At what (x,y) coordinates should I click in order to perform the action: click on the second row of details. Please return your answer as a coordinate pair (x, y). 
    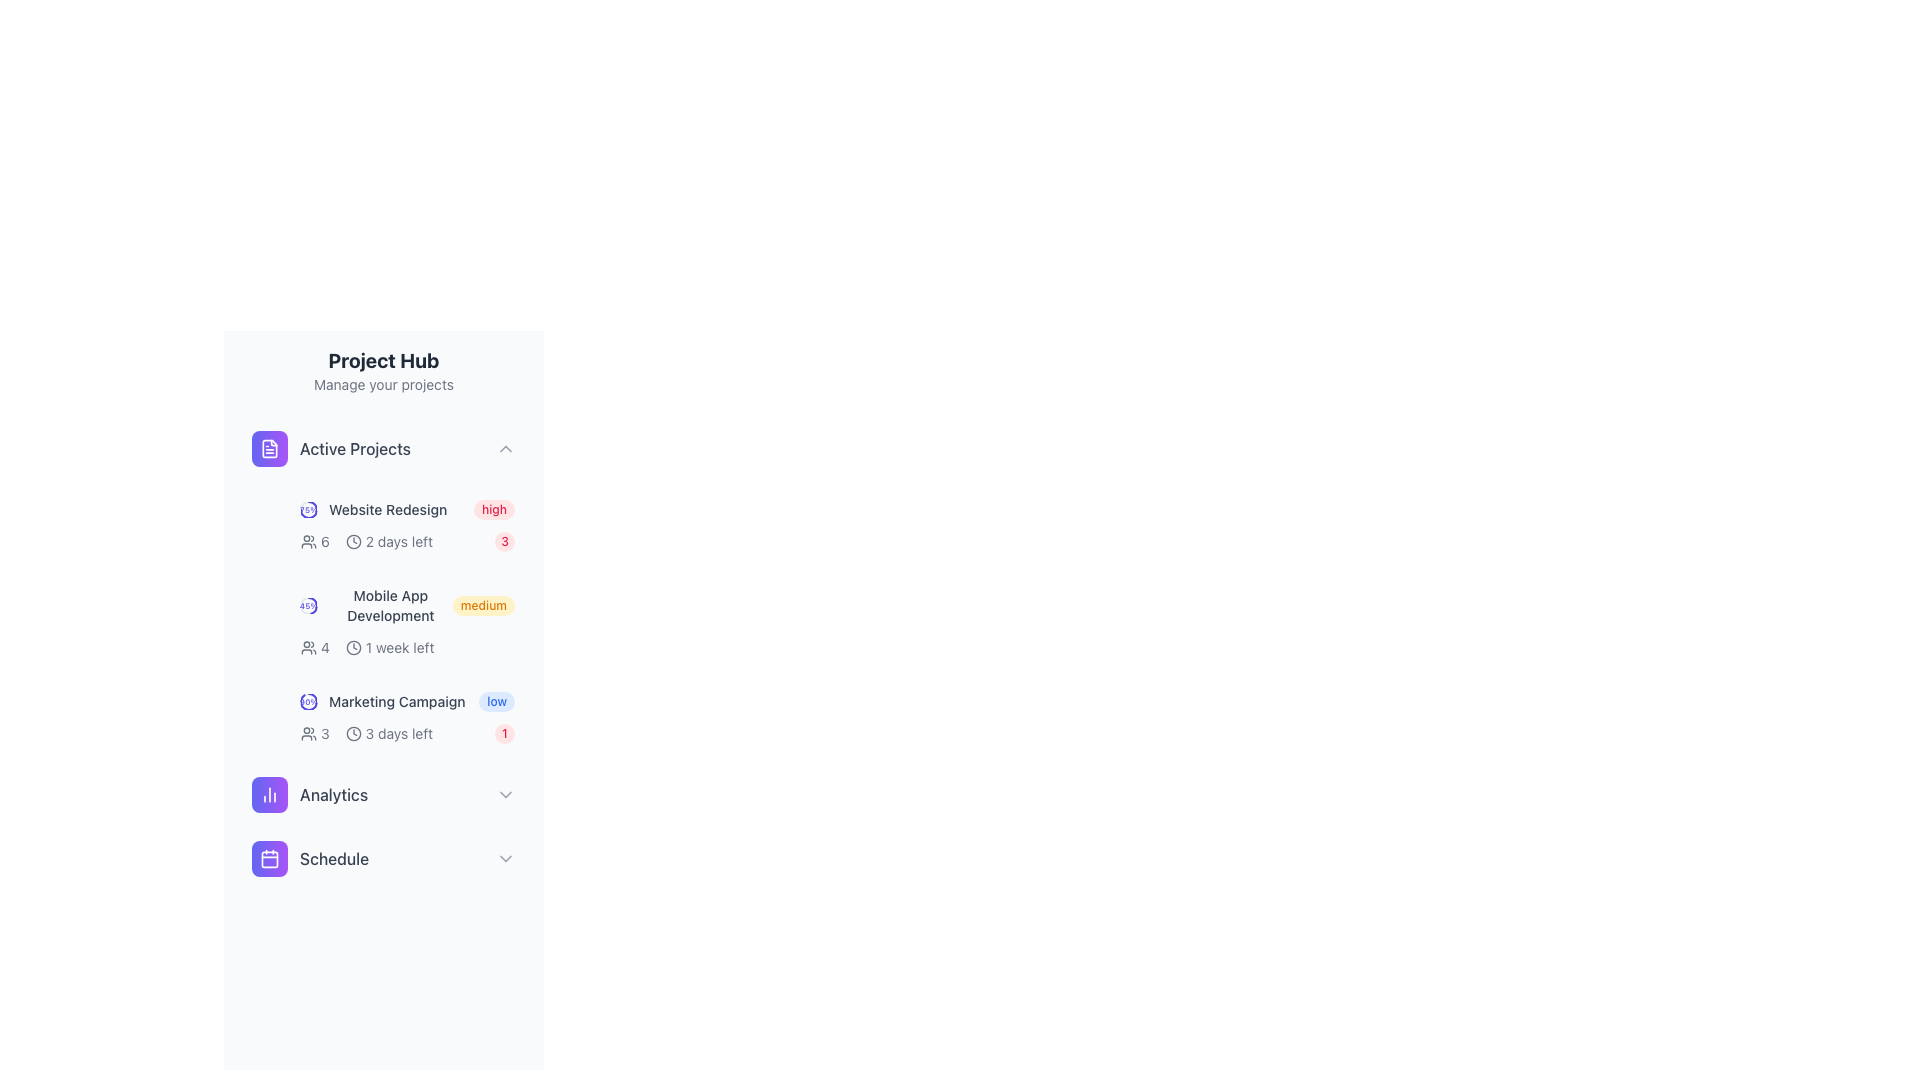
    Looking at the image, I should click on (407, 733).